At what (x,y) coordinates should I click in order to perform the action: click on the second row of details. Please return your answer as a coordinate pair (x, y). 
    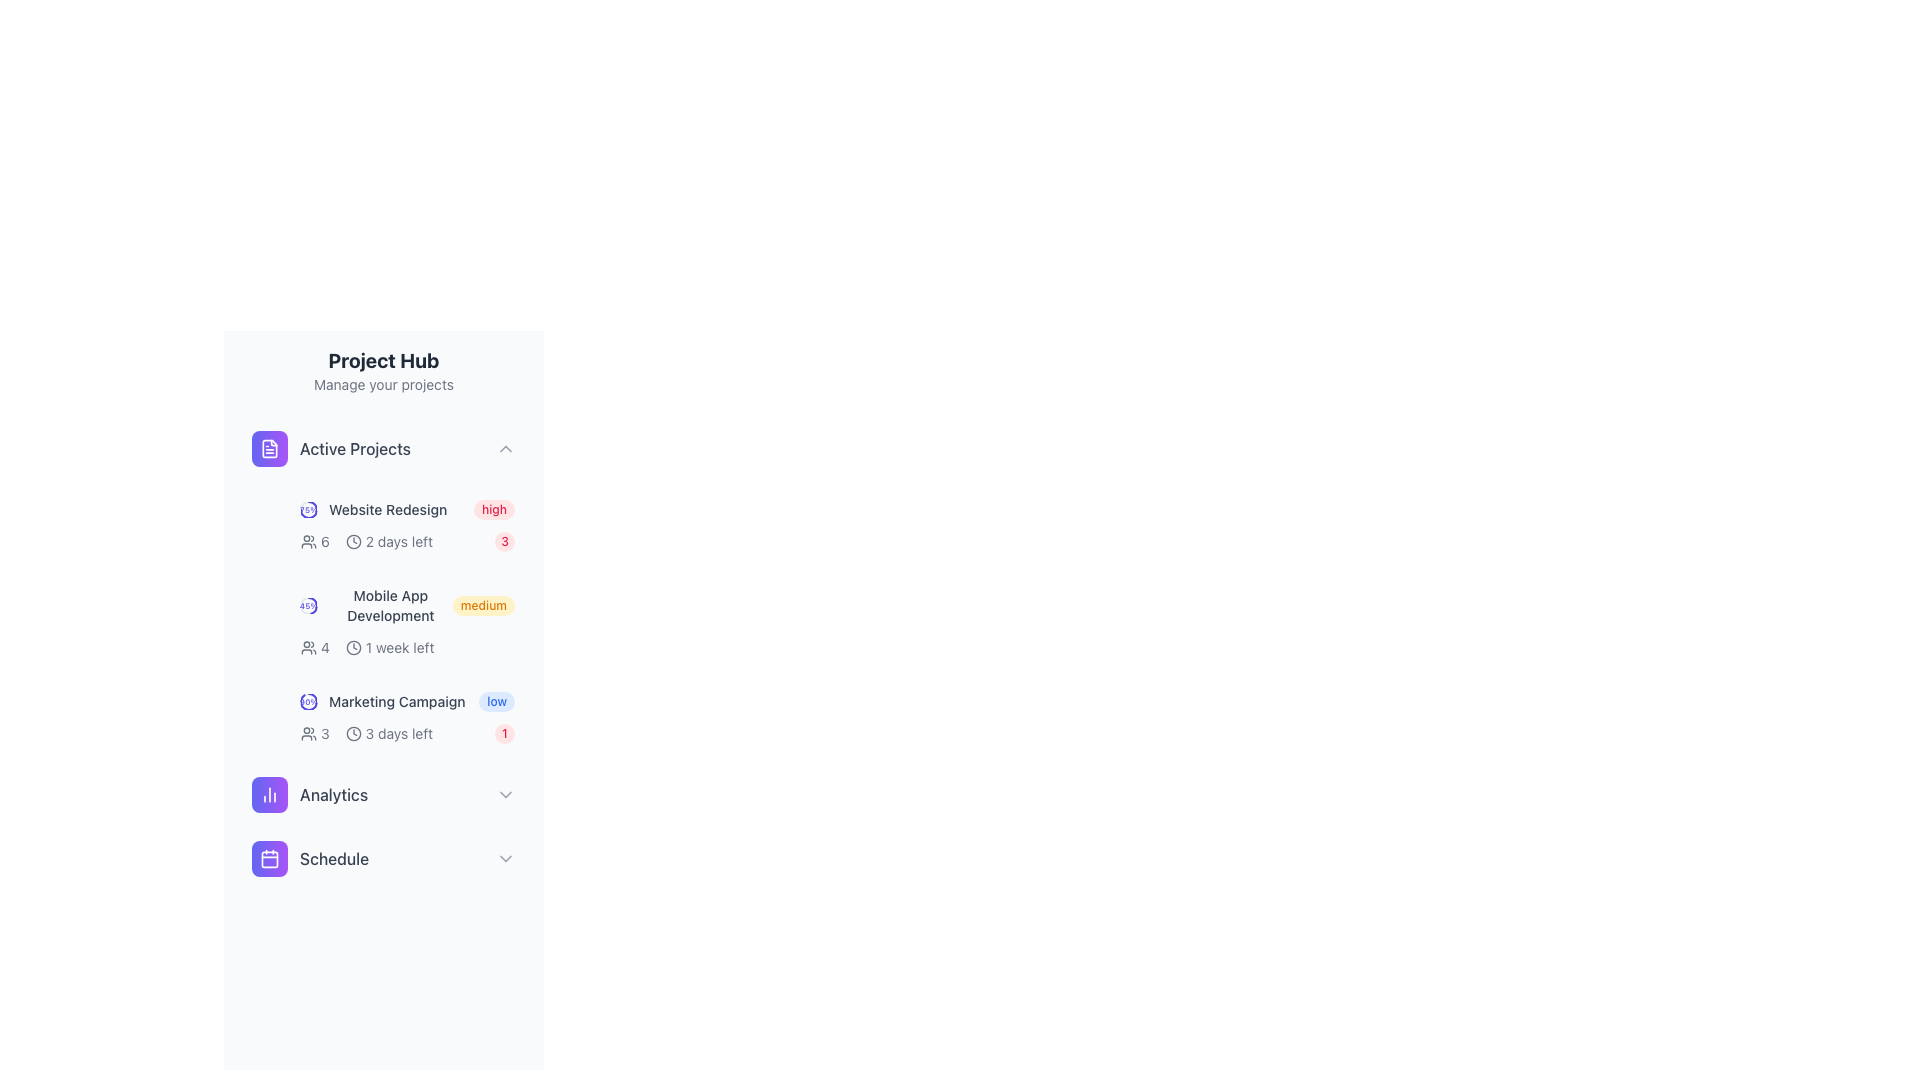
    Looking at the image, I should click on (407, 733).